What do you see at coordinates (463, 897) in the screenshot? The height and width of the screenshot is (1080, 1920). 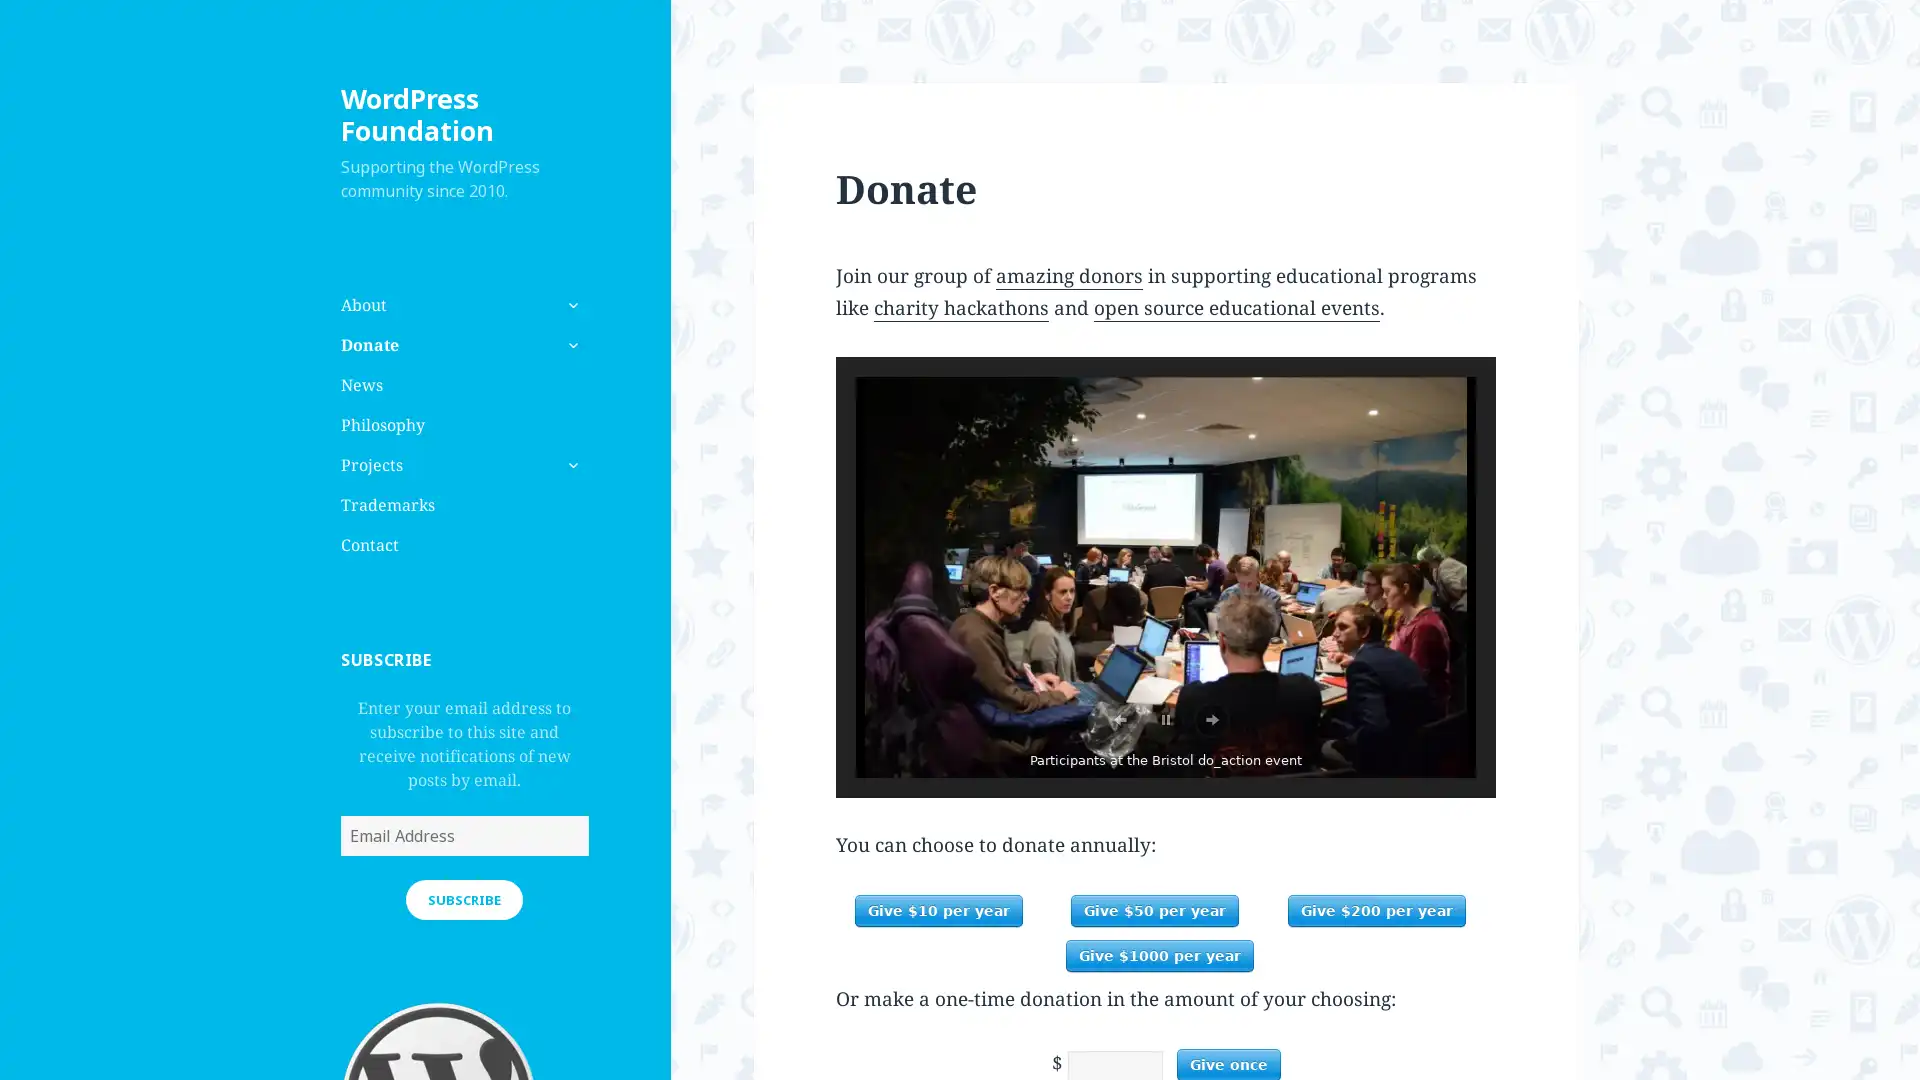 I see `SUBSCRIBE` at bounding box center [463, 897].